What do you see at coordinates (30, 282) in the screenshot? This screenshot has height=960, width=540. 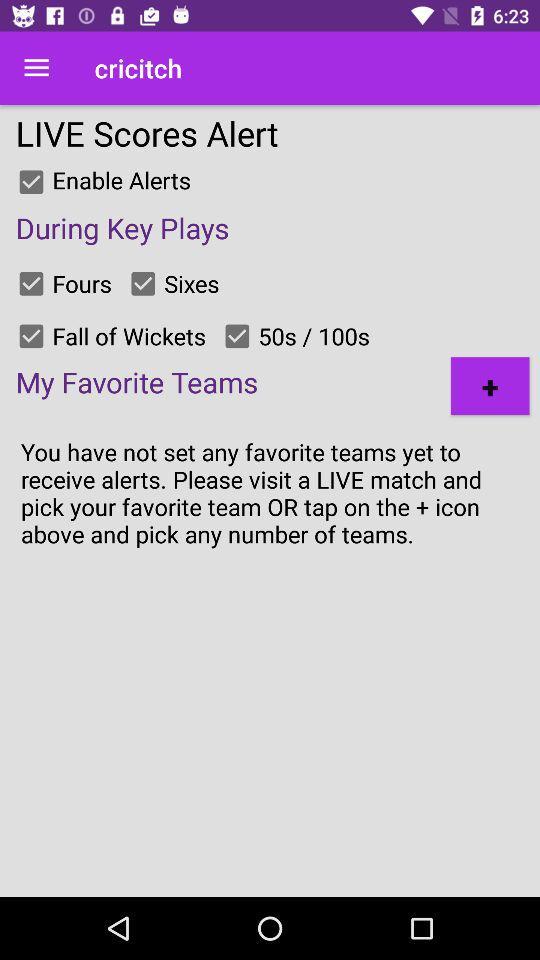 I see `switch fours option` at bounding box center [30, 282].